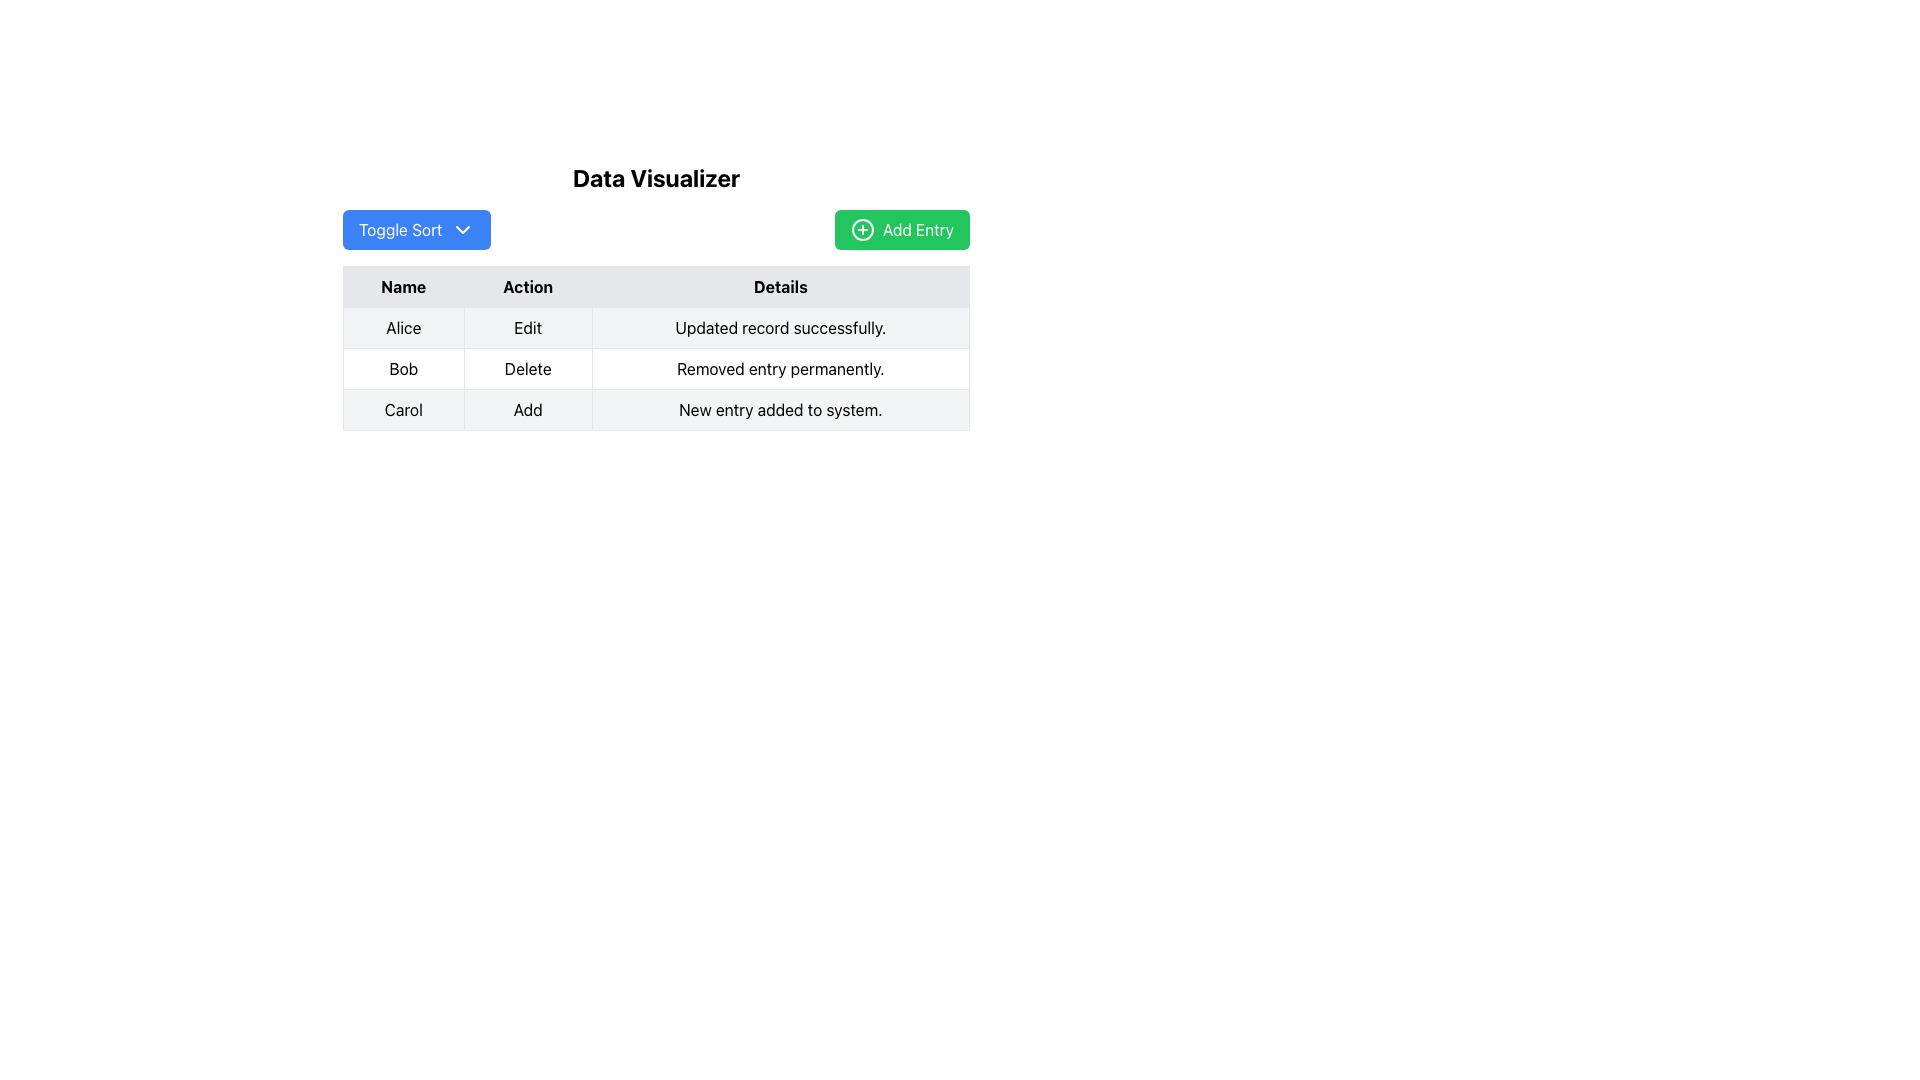 This screenshot has height=1080, width=1920. Describe the element at coordinates (862, 229) in the screenshot. I see `the circle in the center of the green 'Add Entry' button, which signifies the action of adding a new record or item` at that location.